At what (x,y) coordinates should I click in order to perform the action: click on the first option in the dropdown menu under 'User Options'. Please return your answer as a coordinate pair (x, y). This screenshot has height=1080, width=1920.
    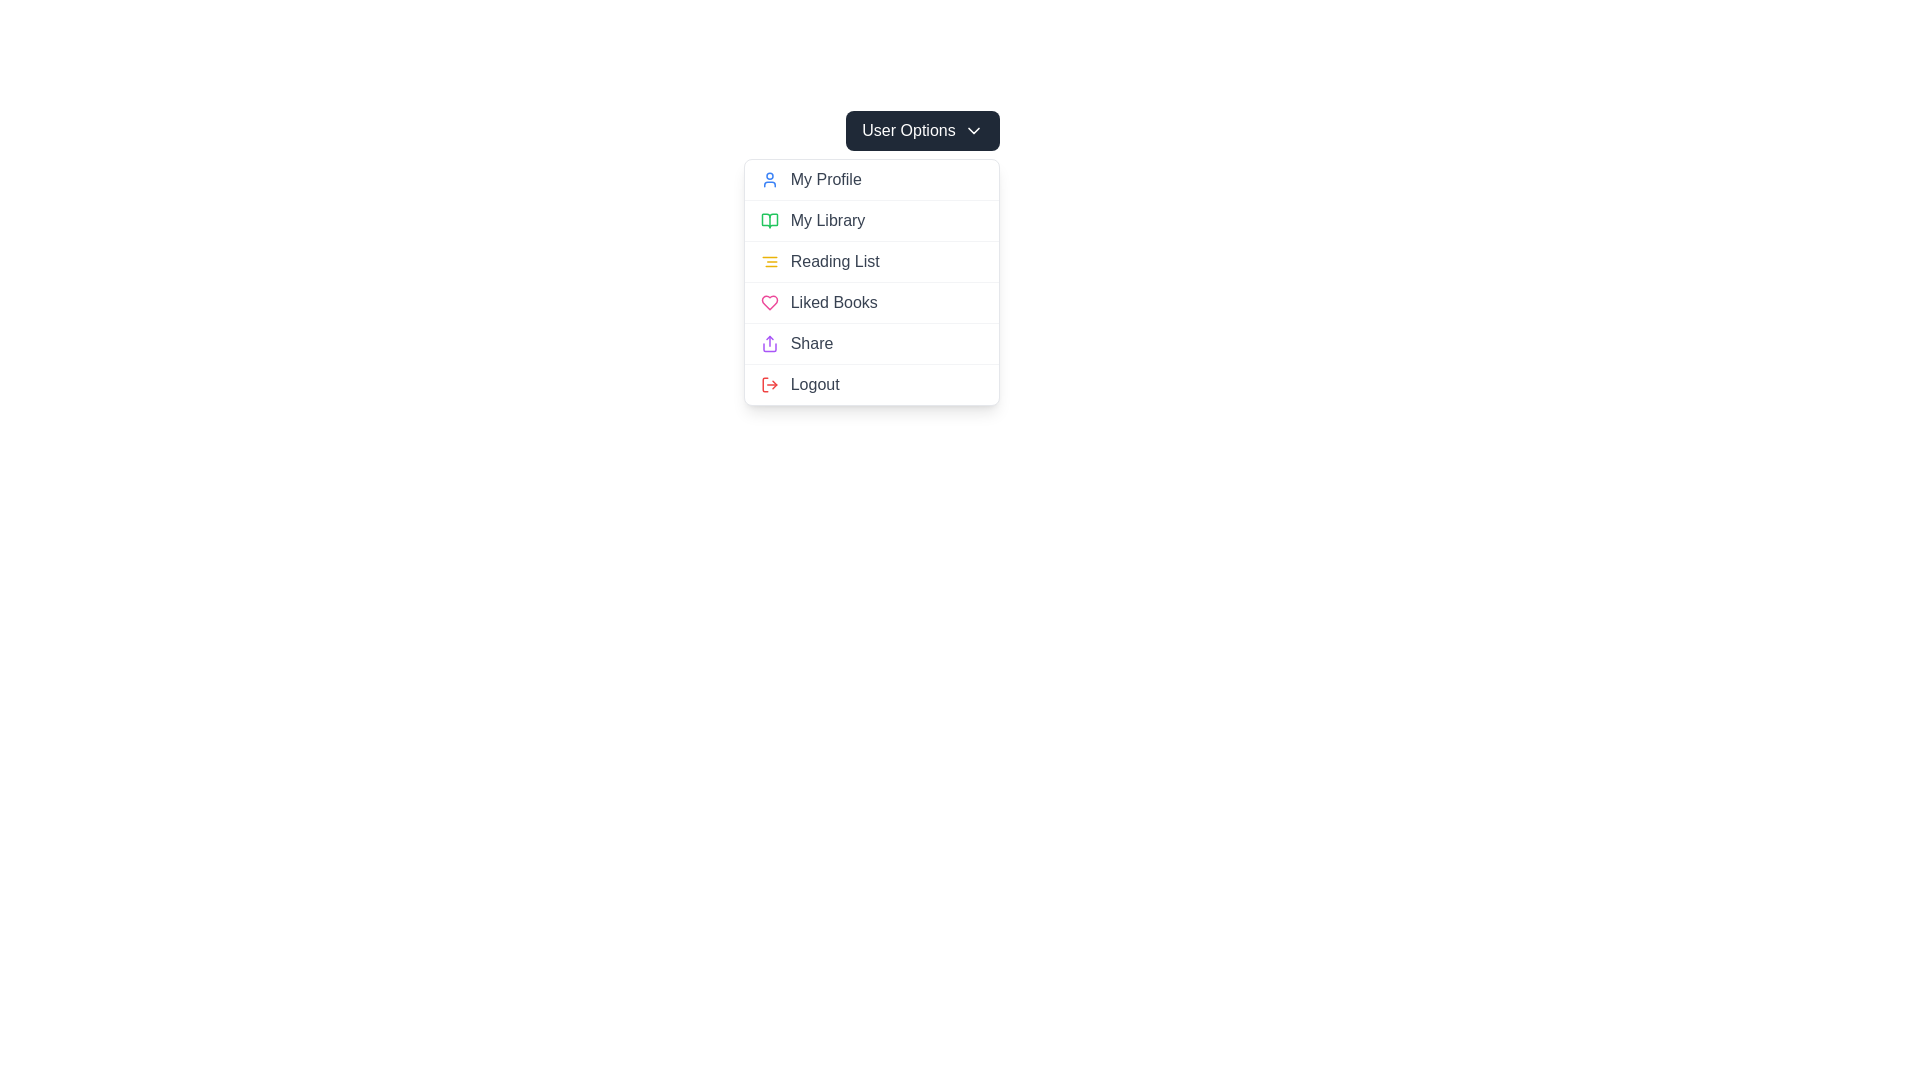
    Looking at the image, I should click on (871, 180).